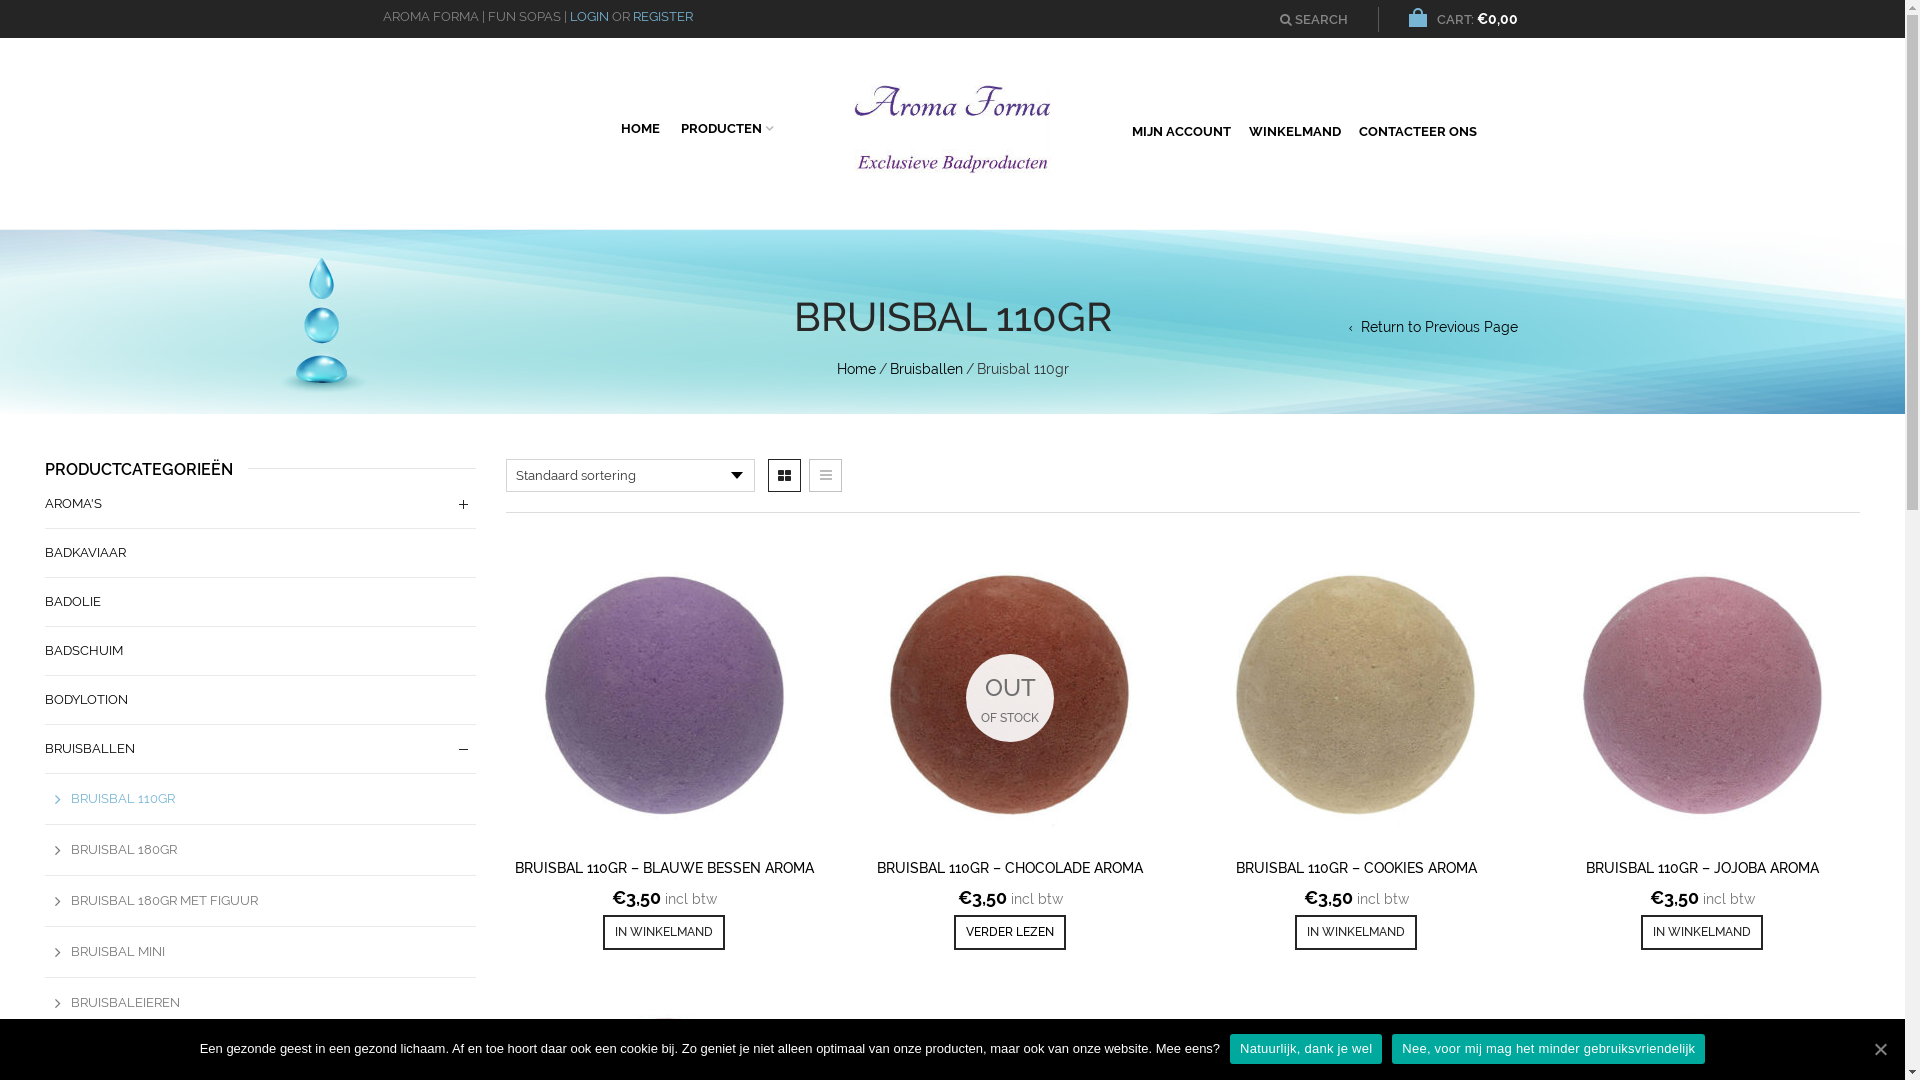 This screenshot has height=1080, width=1920. Describe the element at coordinates (1123, 128) in the screenshot. I see `'MIJN ACCOUNT'` at that location.